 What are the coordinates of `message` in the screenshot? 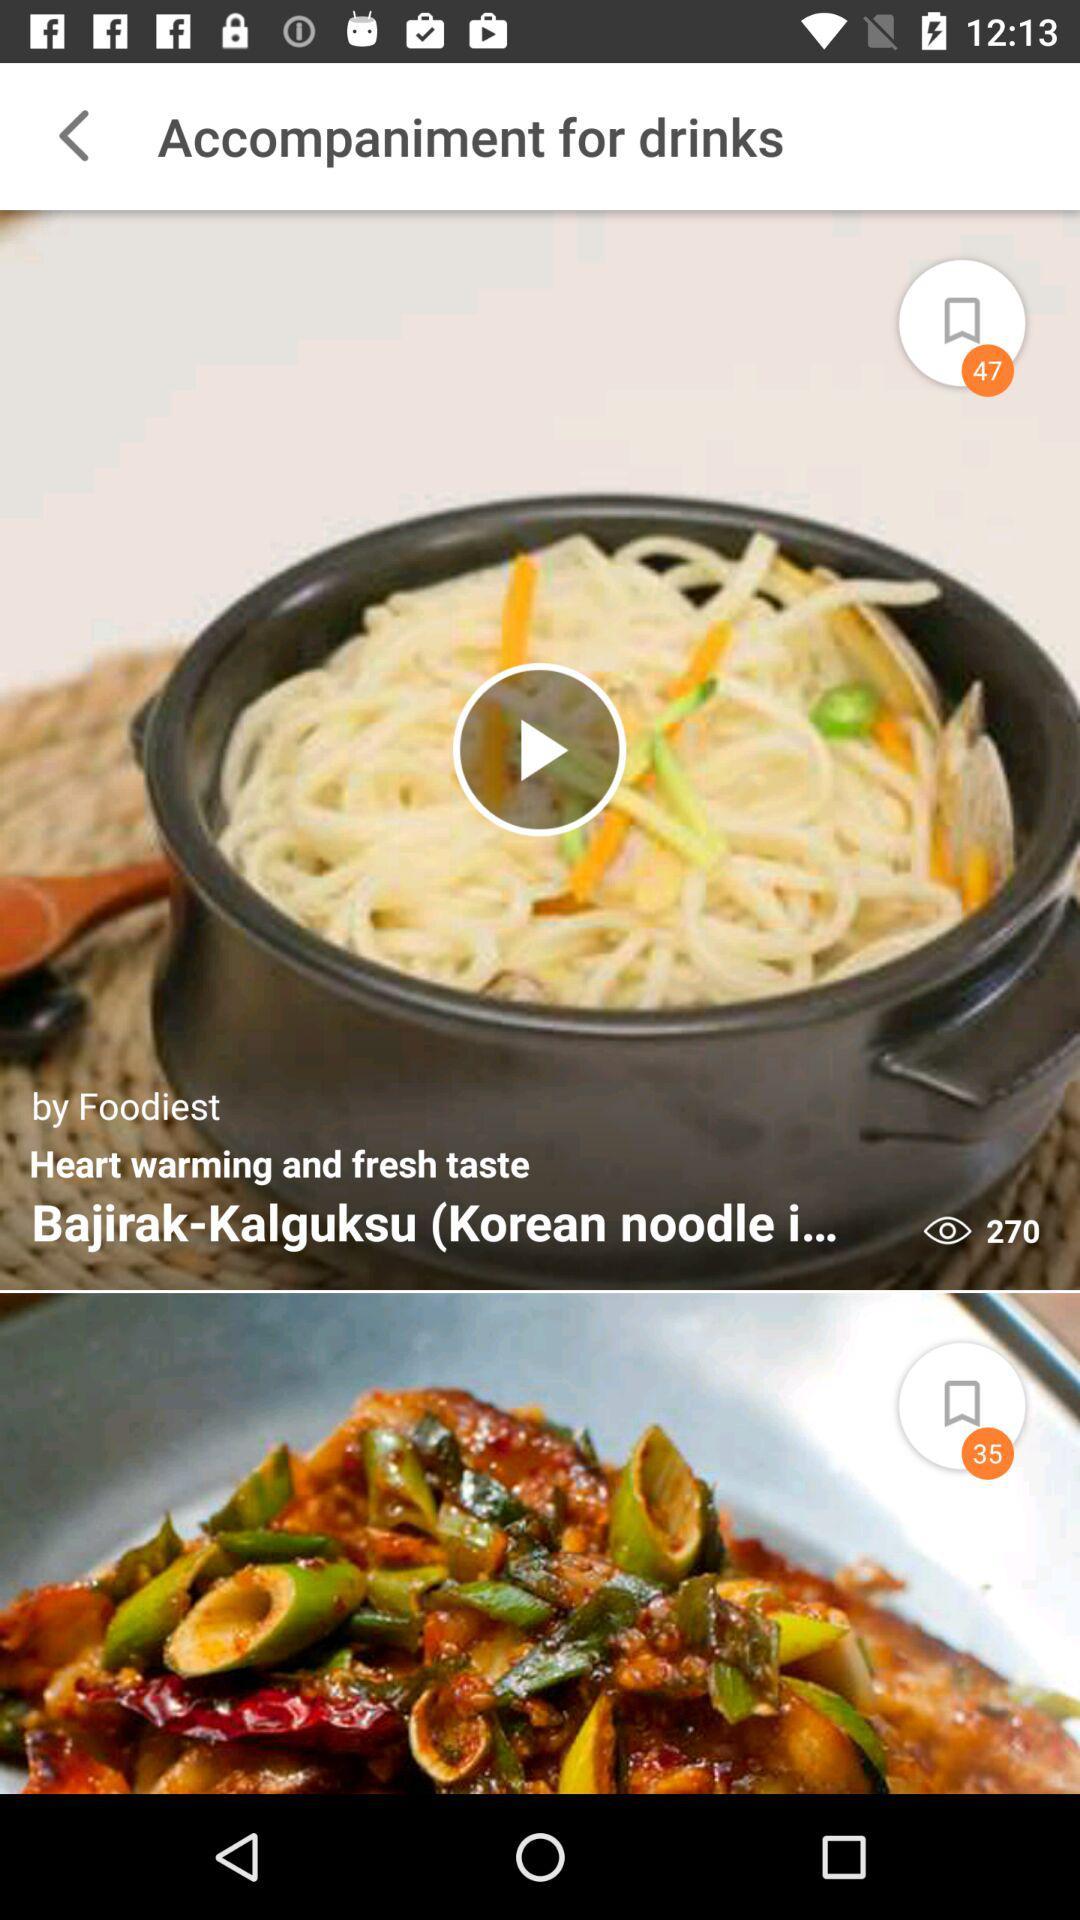 It's located at (984, 309).